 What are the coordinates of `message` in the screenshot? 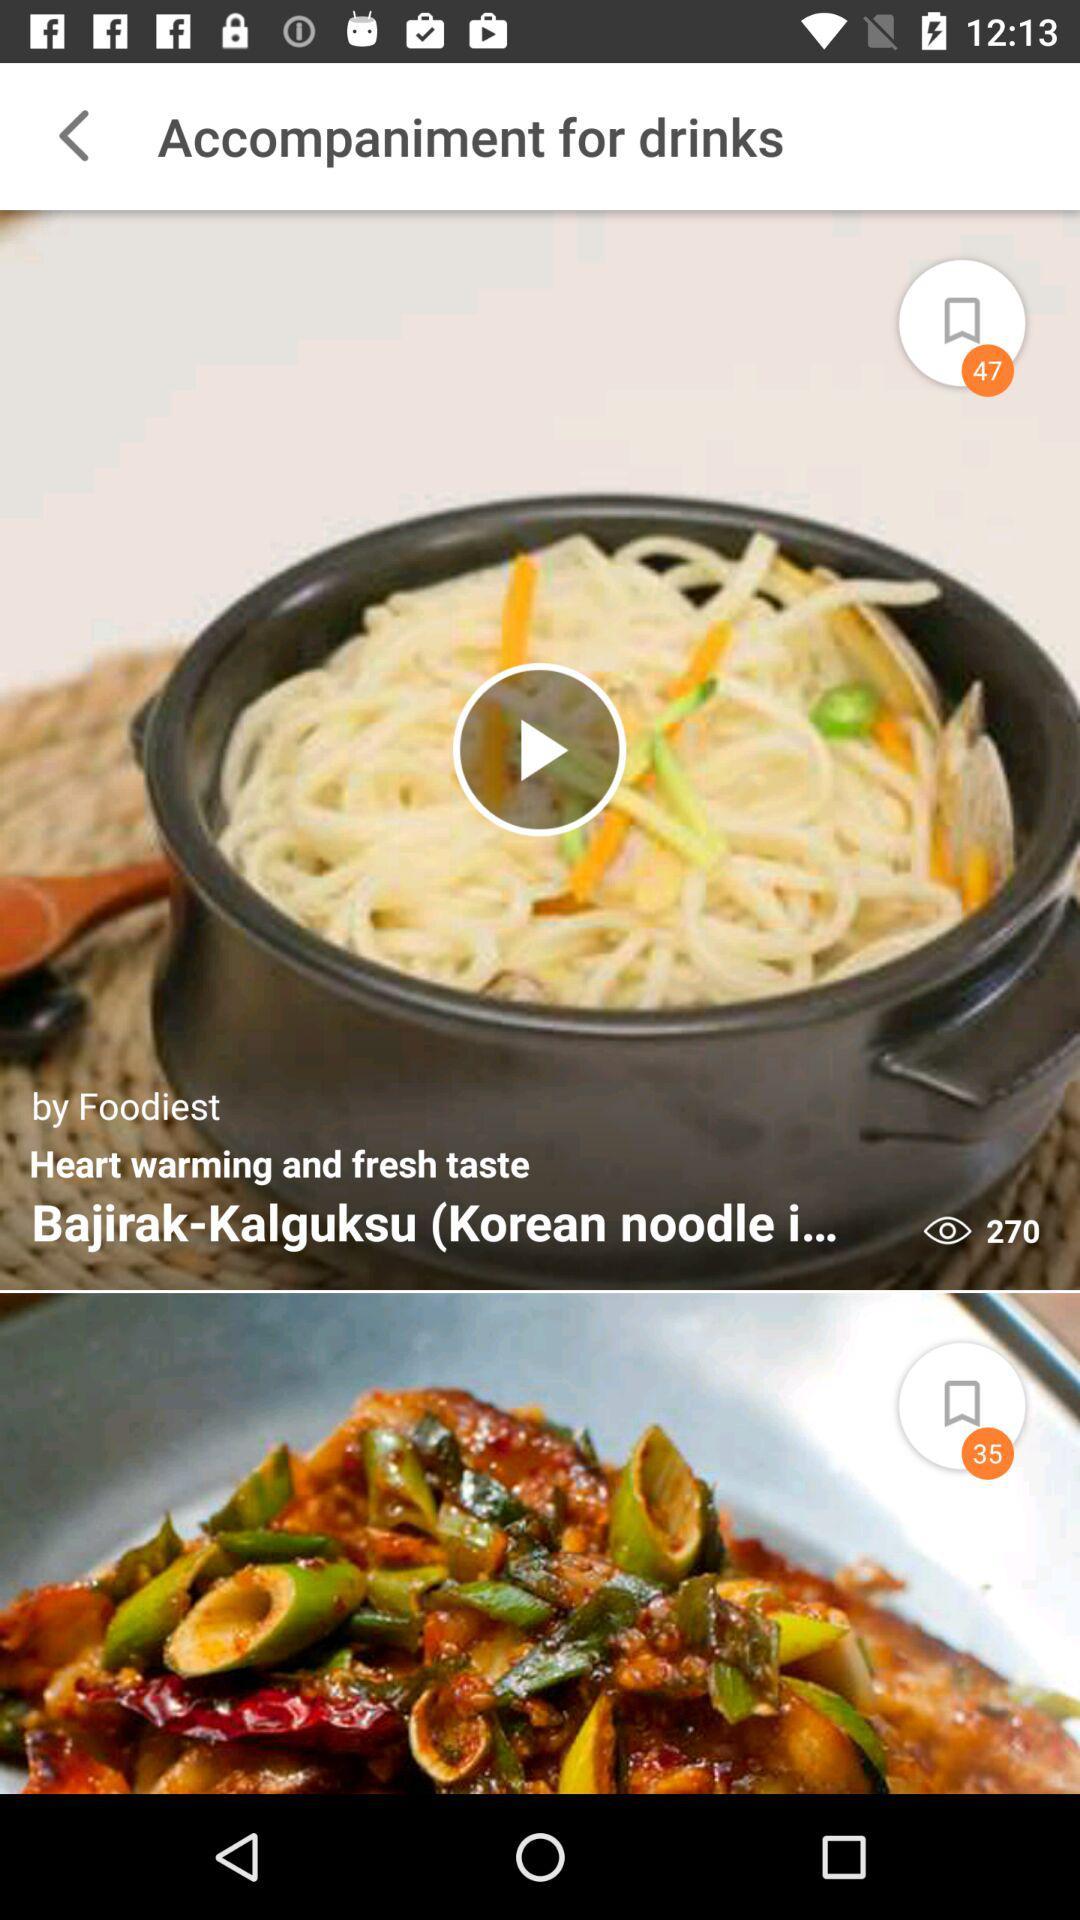 It's located at (984, 309).